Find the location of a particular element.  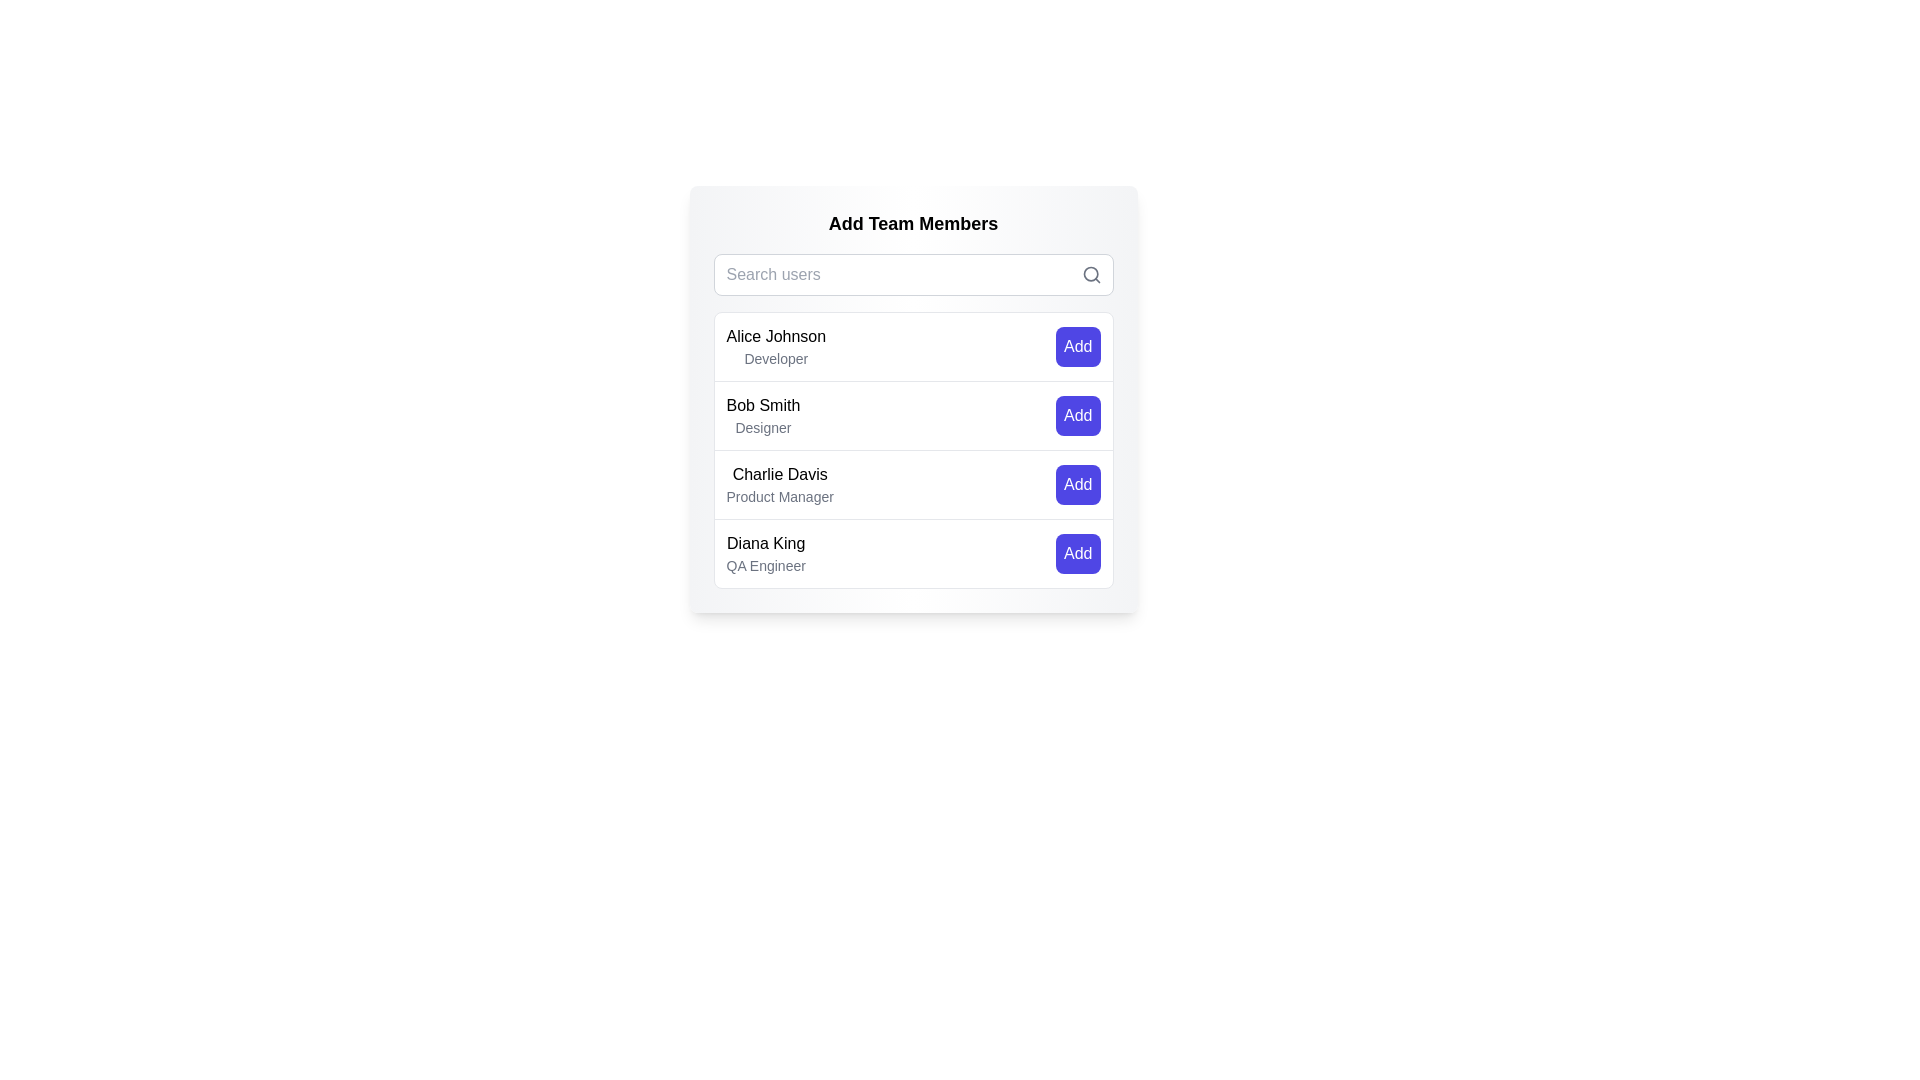

the third row of the user entries list, which displays 'Charlie Davis' as the name and includes an 'Add' button on the right, to trigger row-level feedback is located at coordinates (912, 484).